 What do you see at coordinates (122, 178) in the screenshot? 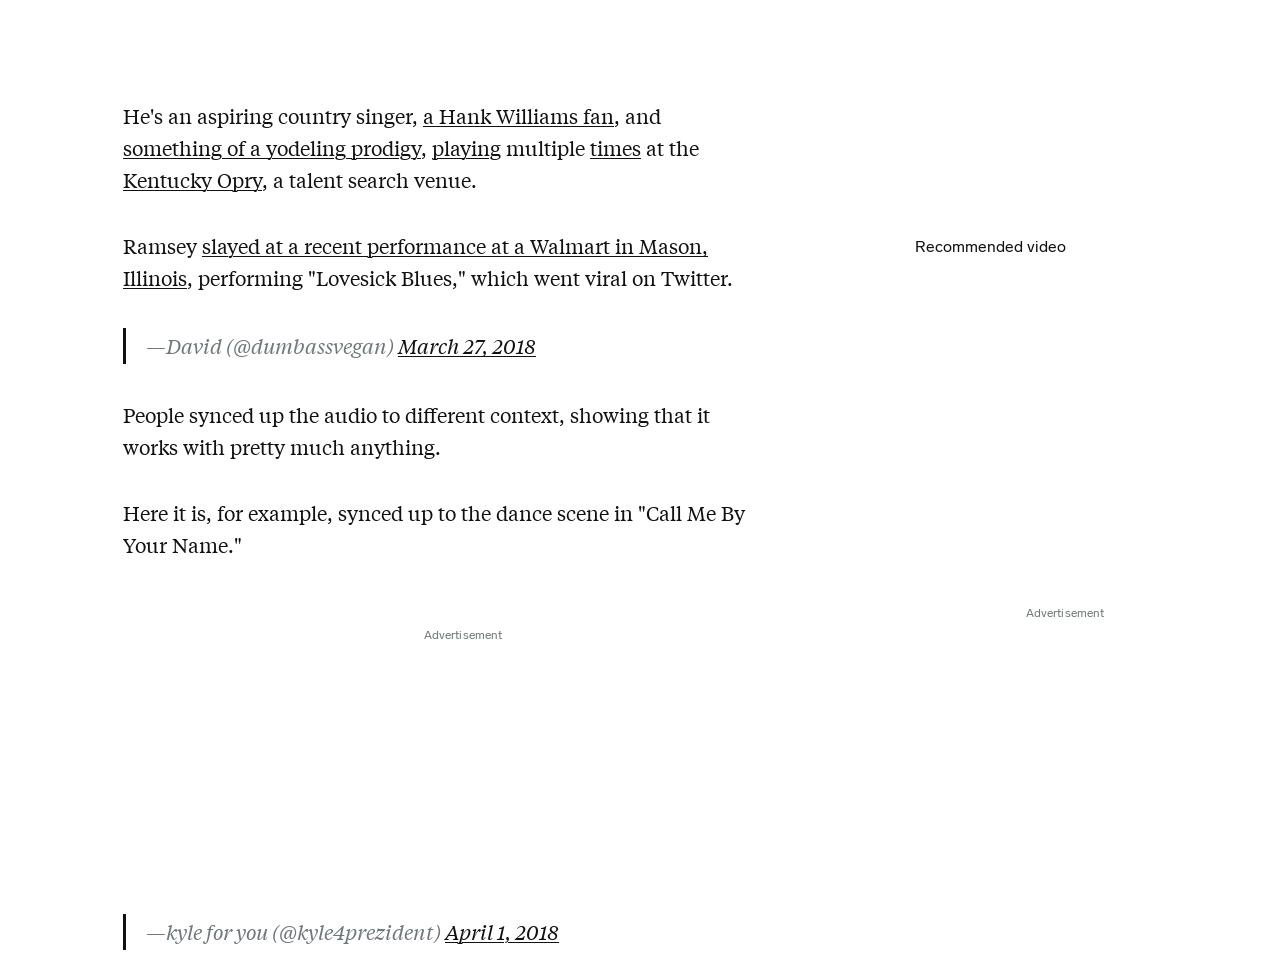
I see `'Kentucky Opry'` at bounding box center [122, 178].